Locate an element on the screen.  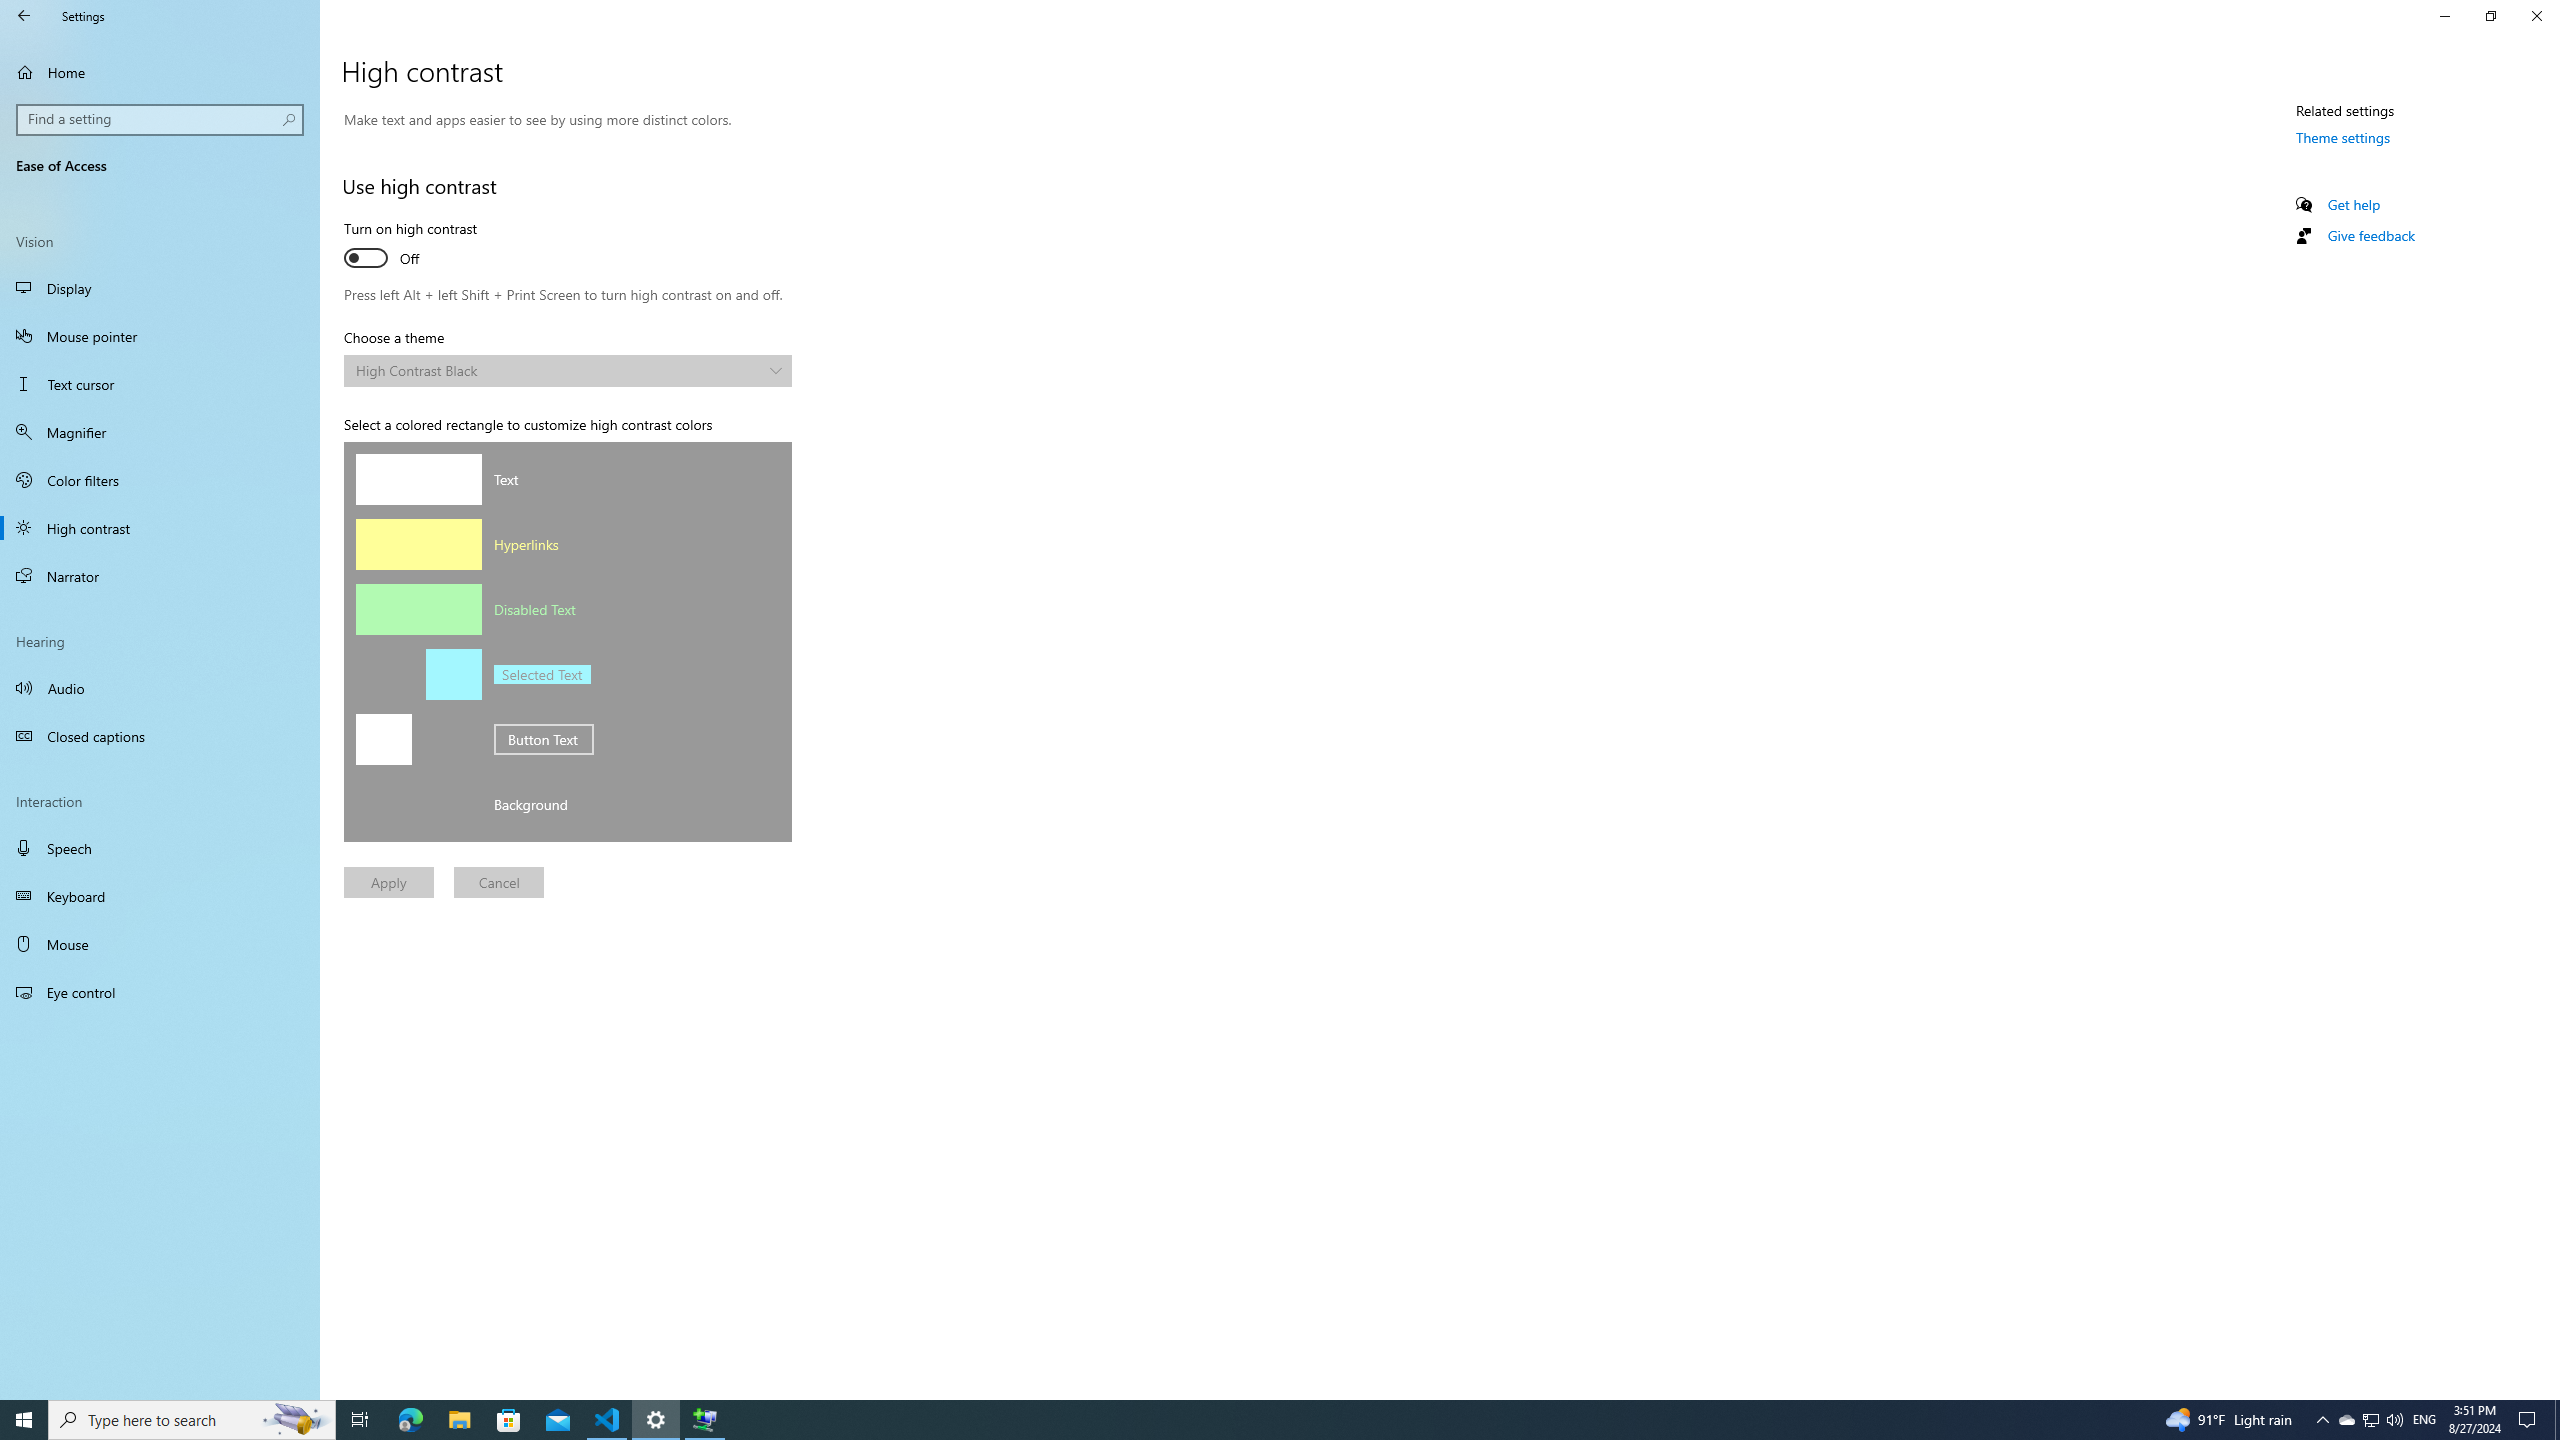
'Cancel' is located at coordinates (497, 881).